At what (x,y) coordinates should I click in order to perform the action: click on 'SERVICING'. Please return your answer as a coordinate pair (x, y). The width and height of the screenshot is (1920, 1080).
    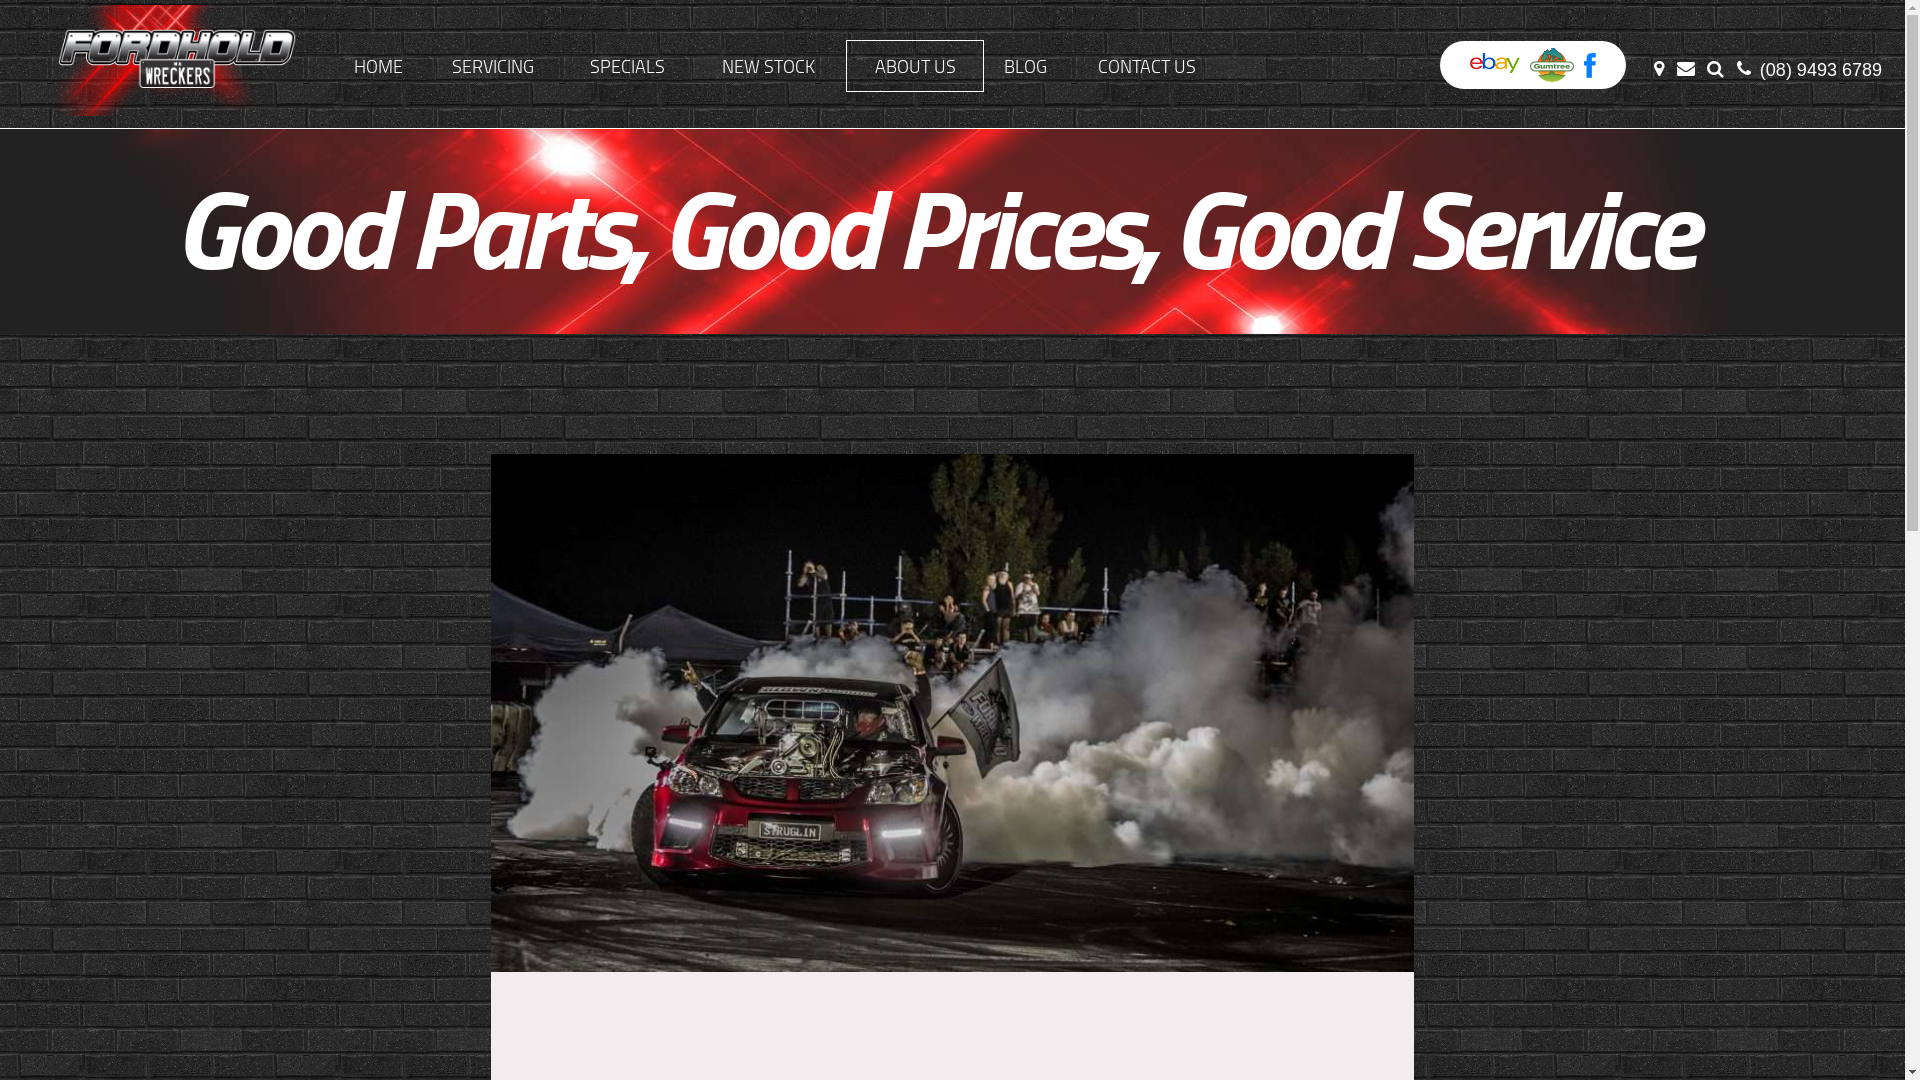
    Looking at the image, I should click on (493, 64).